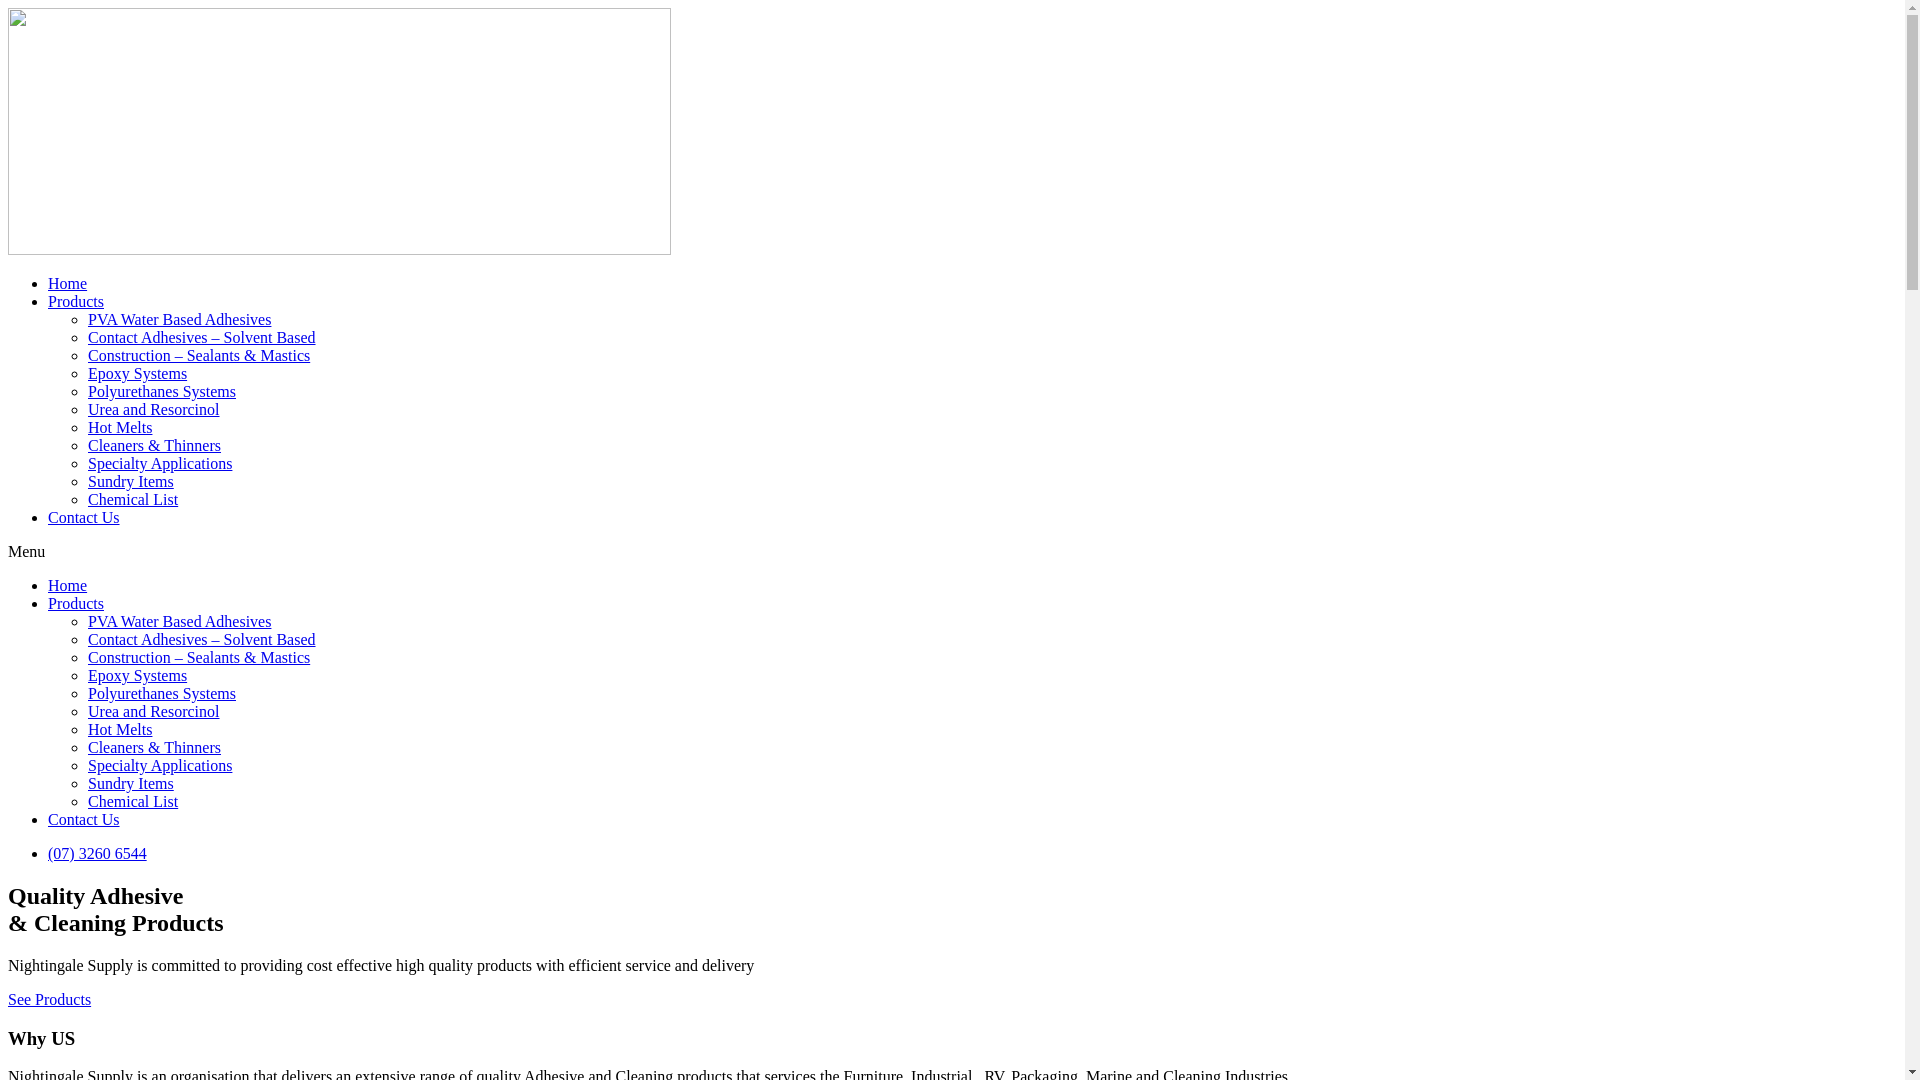 The image size is (1920, 1080). What do you see at coordinates (179, 318) in the screenshot?
I see `'PVA Water Based Adhesives'` at bounding box center [179, 318].